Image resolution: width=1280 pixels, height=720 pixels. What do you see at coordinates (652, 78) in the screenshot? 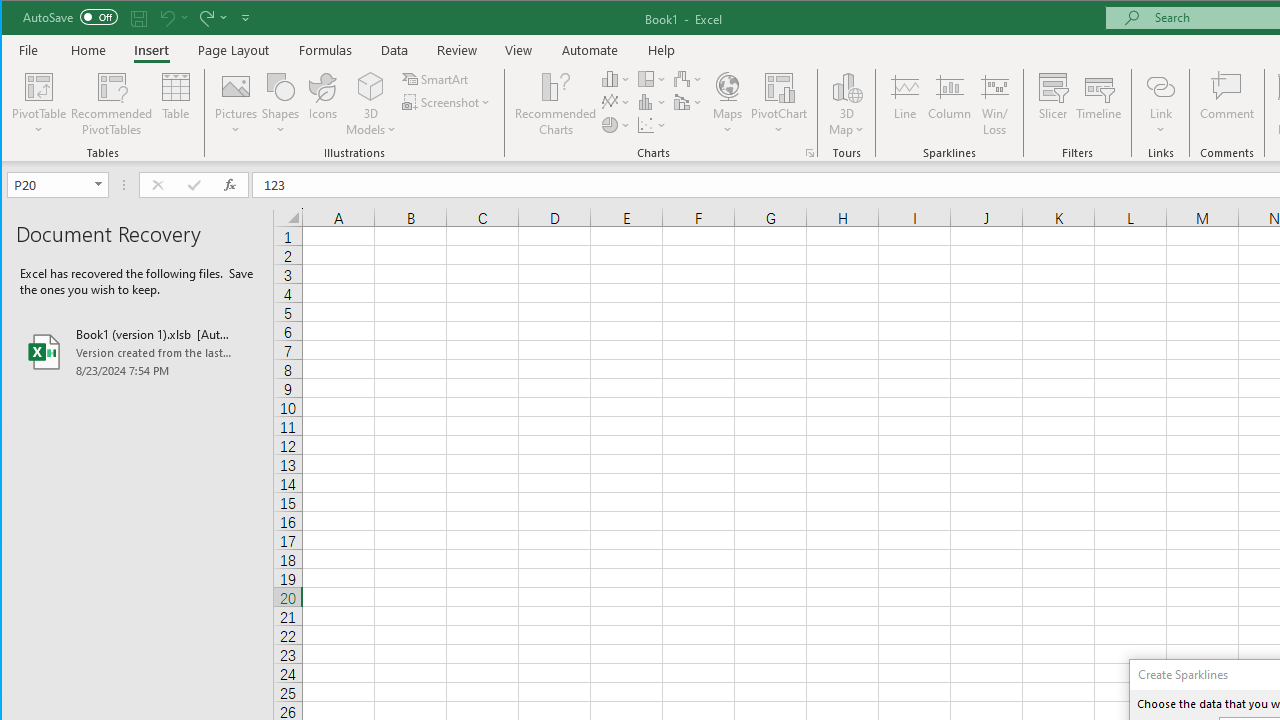
I see `'Insert Hierarchy Chart'` at bounding box center [652, 78].